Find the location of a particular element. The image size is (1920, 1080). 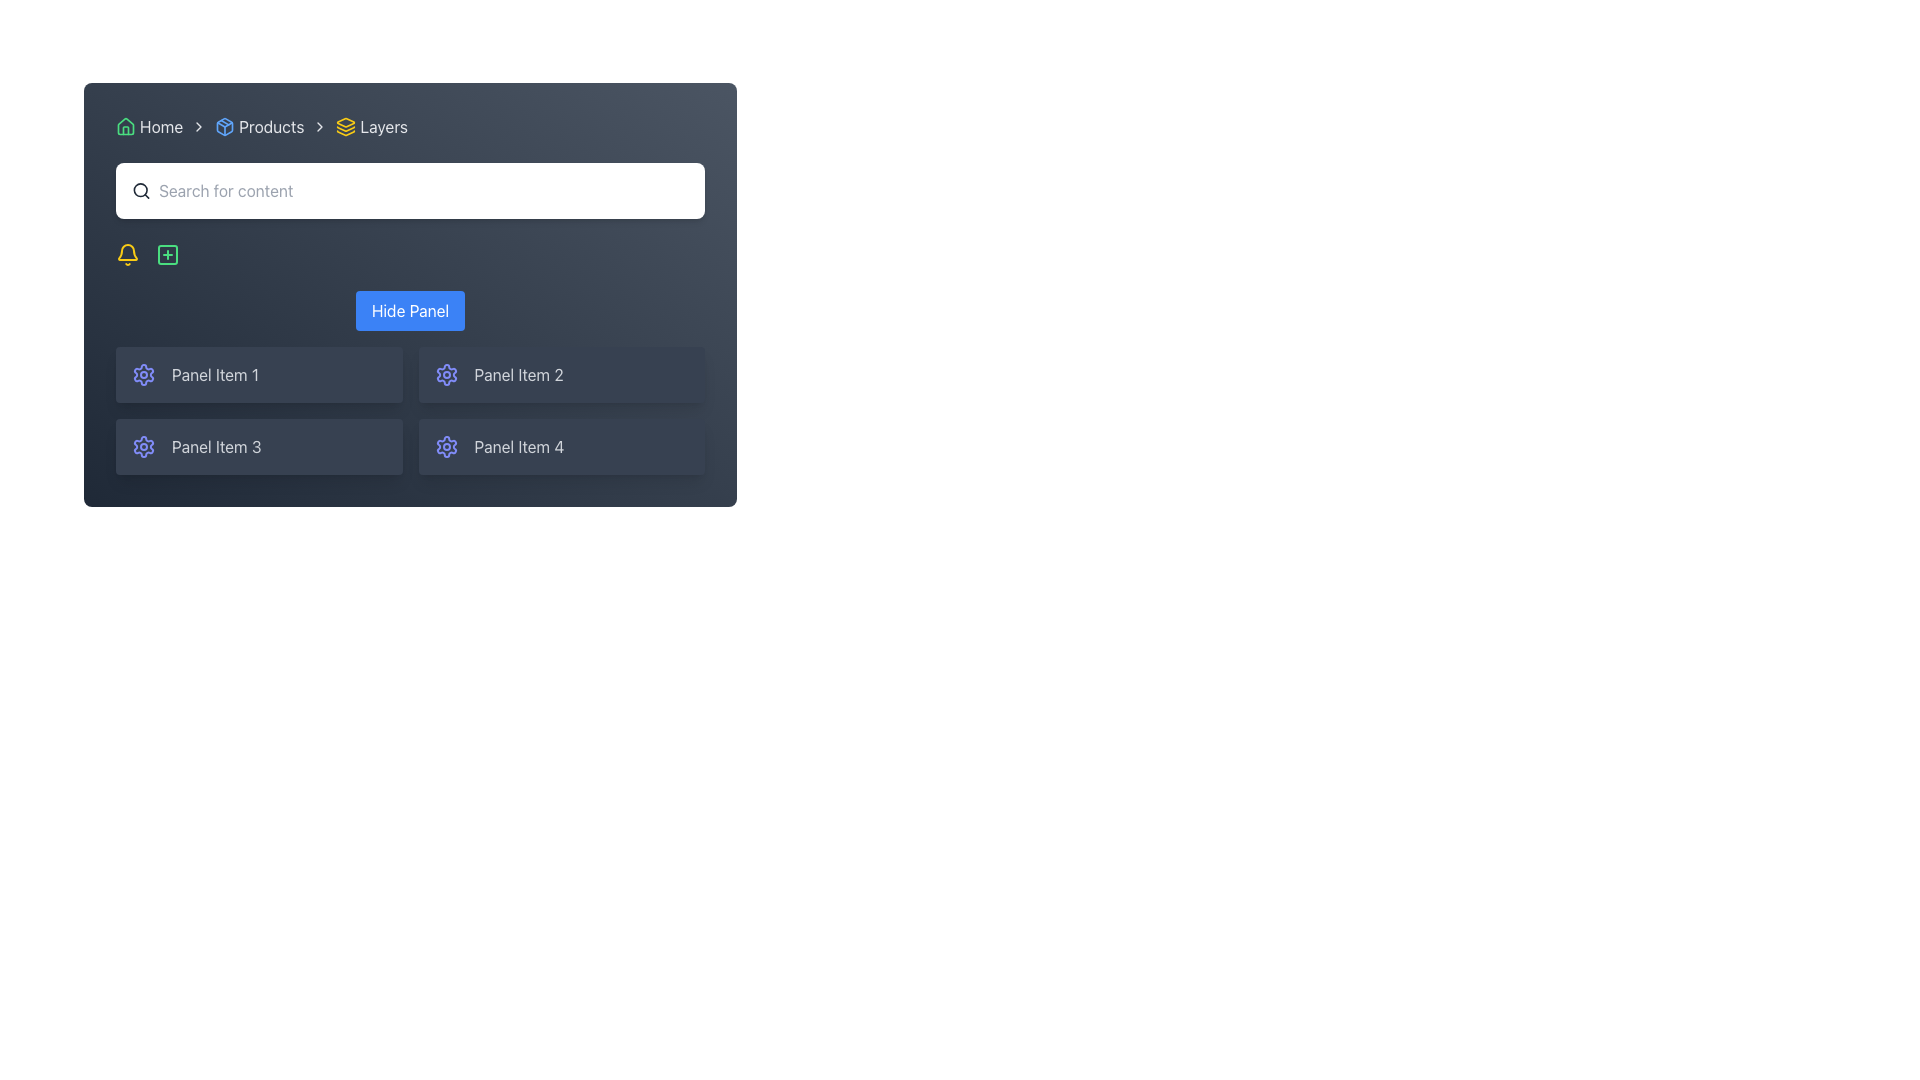

the blue package box icon located in the breadcrumb navigation bar next to the 'Products' text is located at coordinates (225, 127).